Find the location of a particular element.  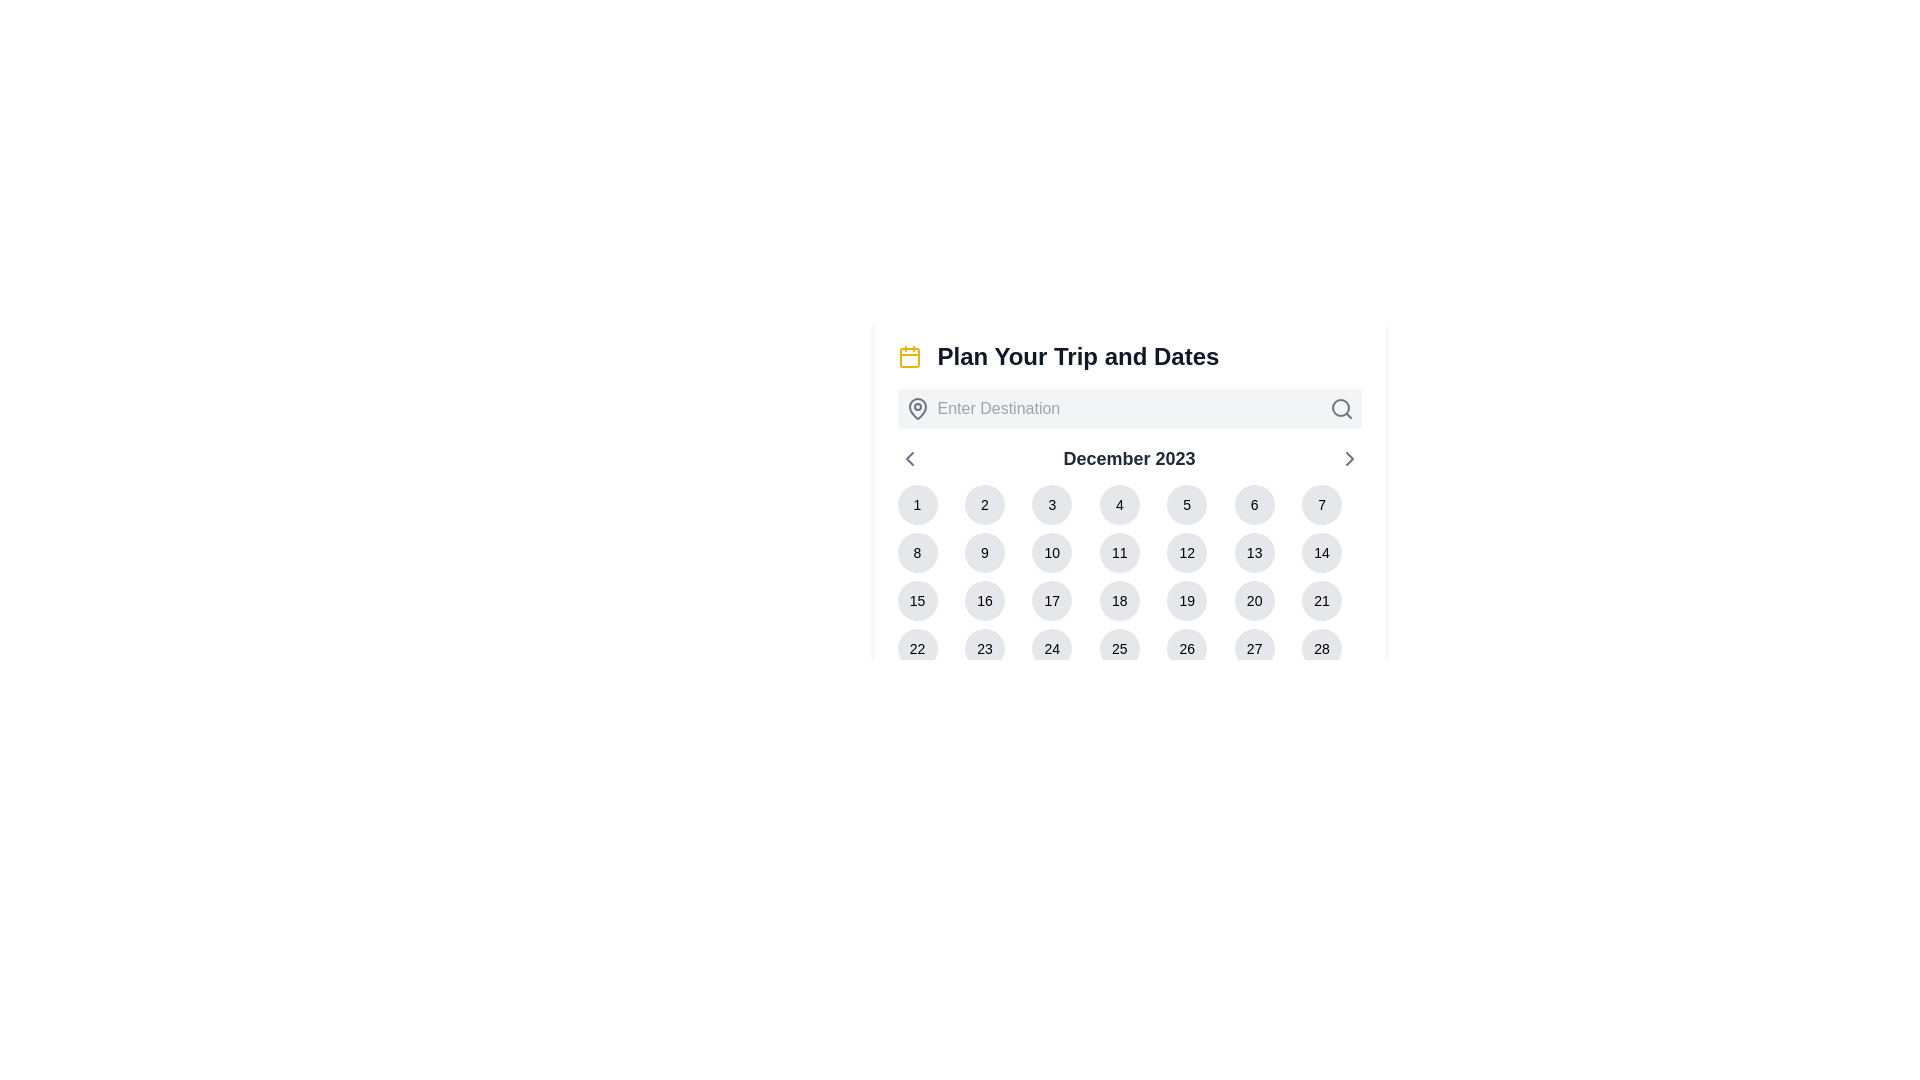

the circular button representing the date '6' in the calendar widget is located at coordinates (1253, 504).